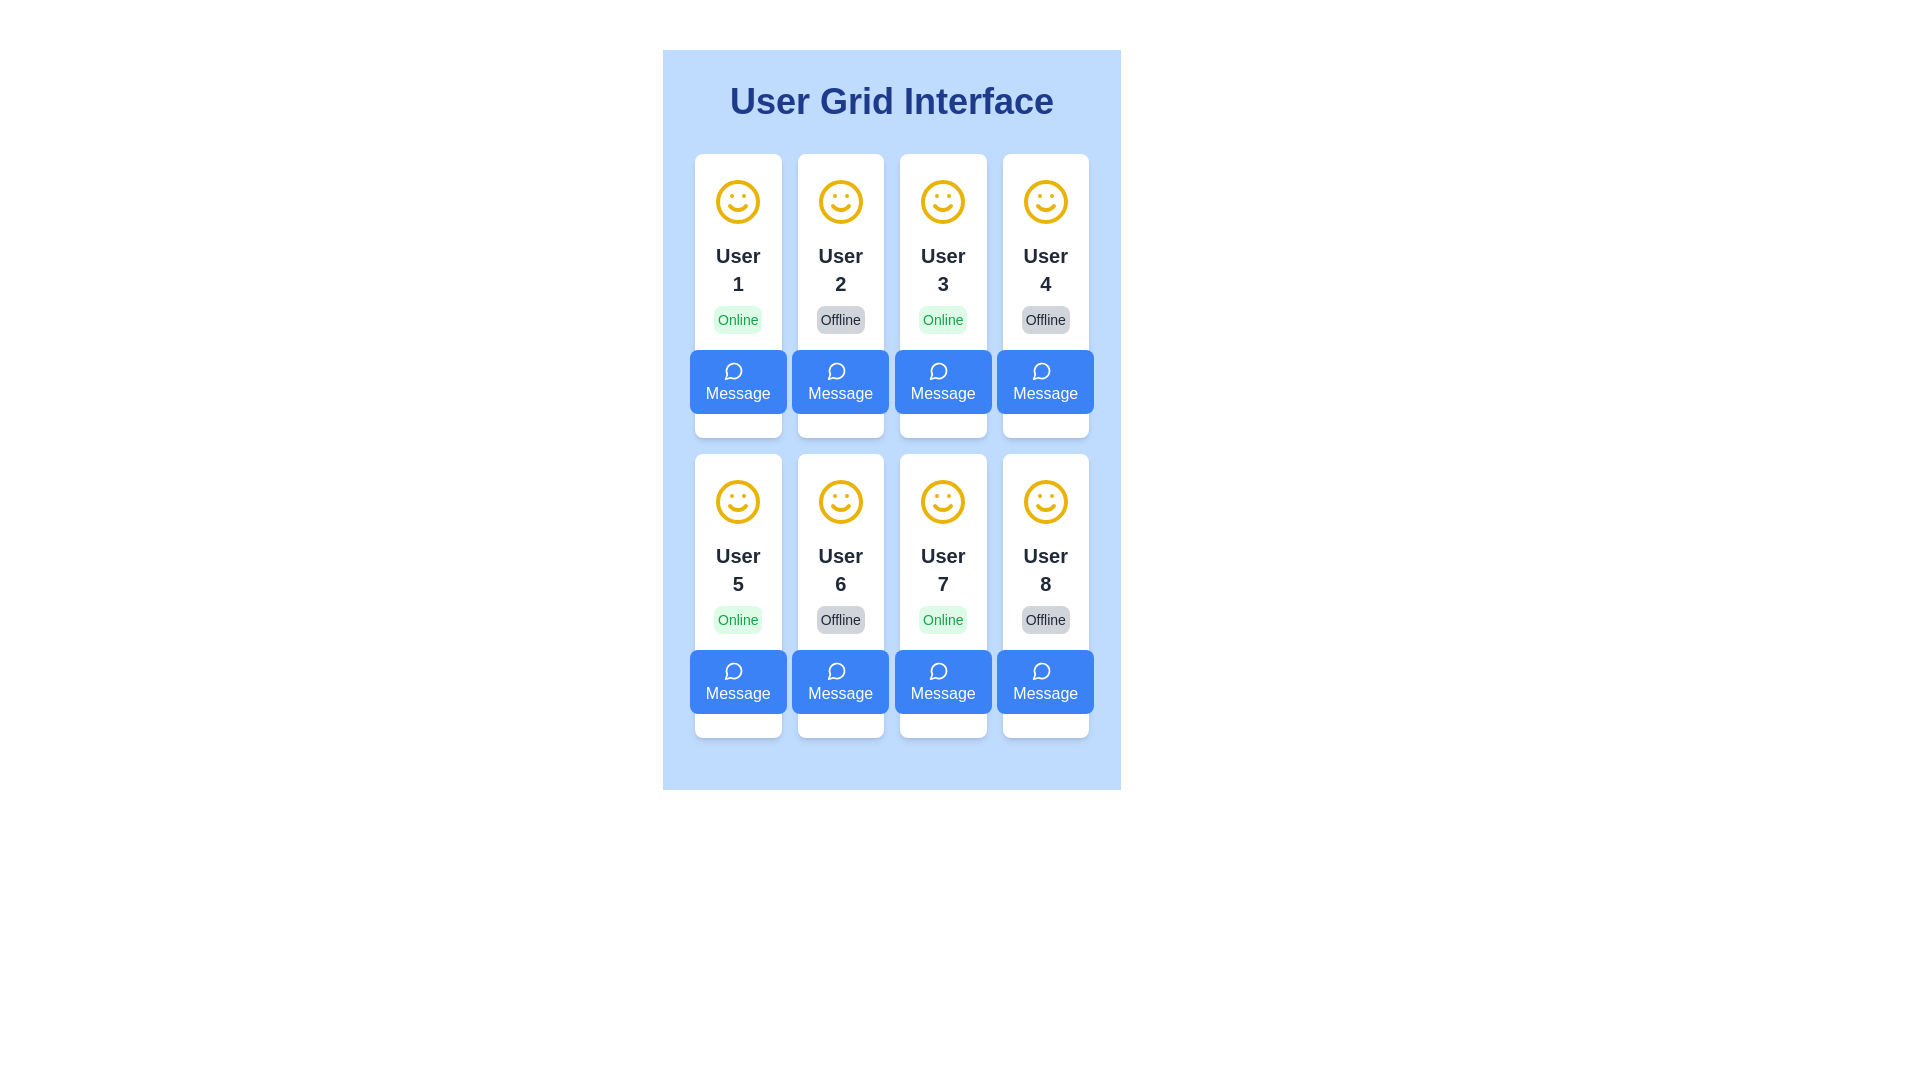 The width and height of the screenshot is (1920, 1080). I want to click on the graphical curve depicting a smiling mouth, which is part of a circular icon in the second column of the top row of a grid layout, so click(840, 208).